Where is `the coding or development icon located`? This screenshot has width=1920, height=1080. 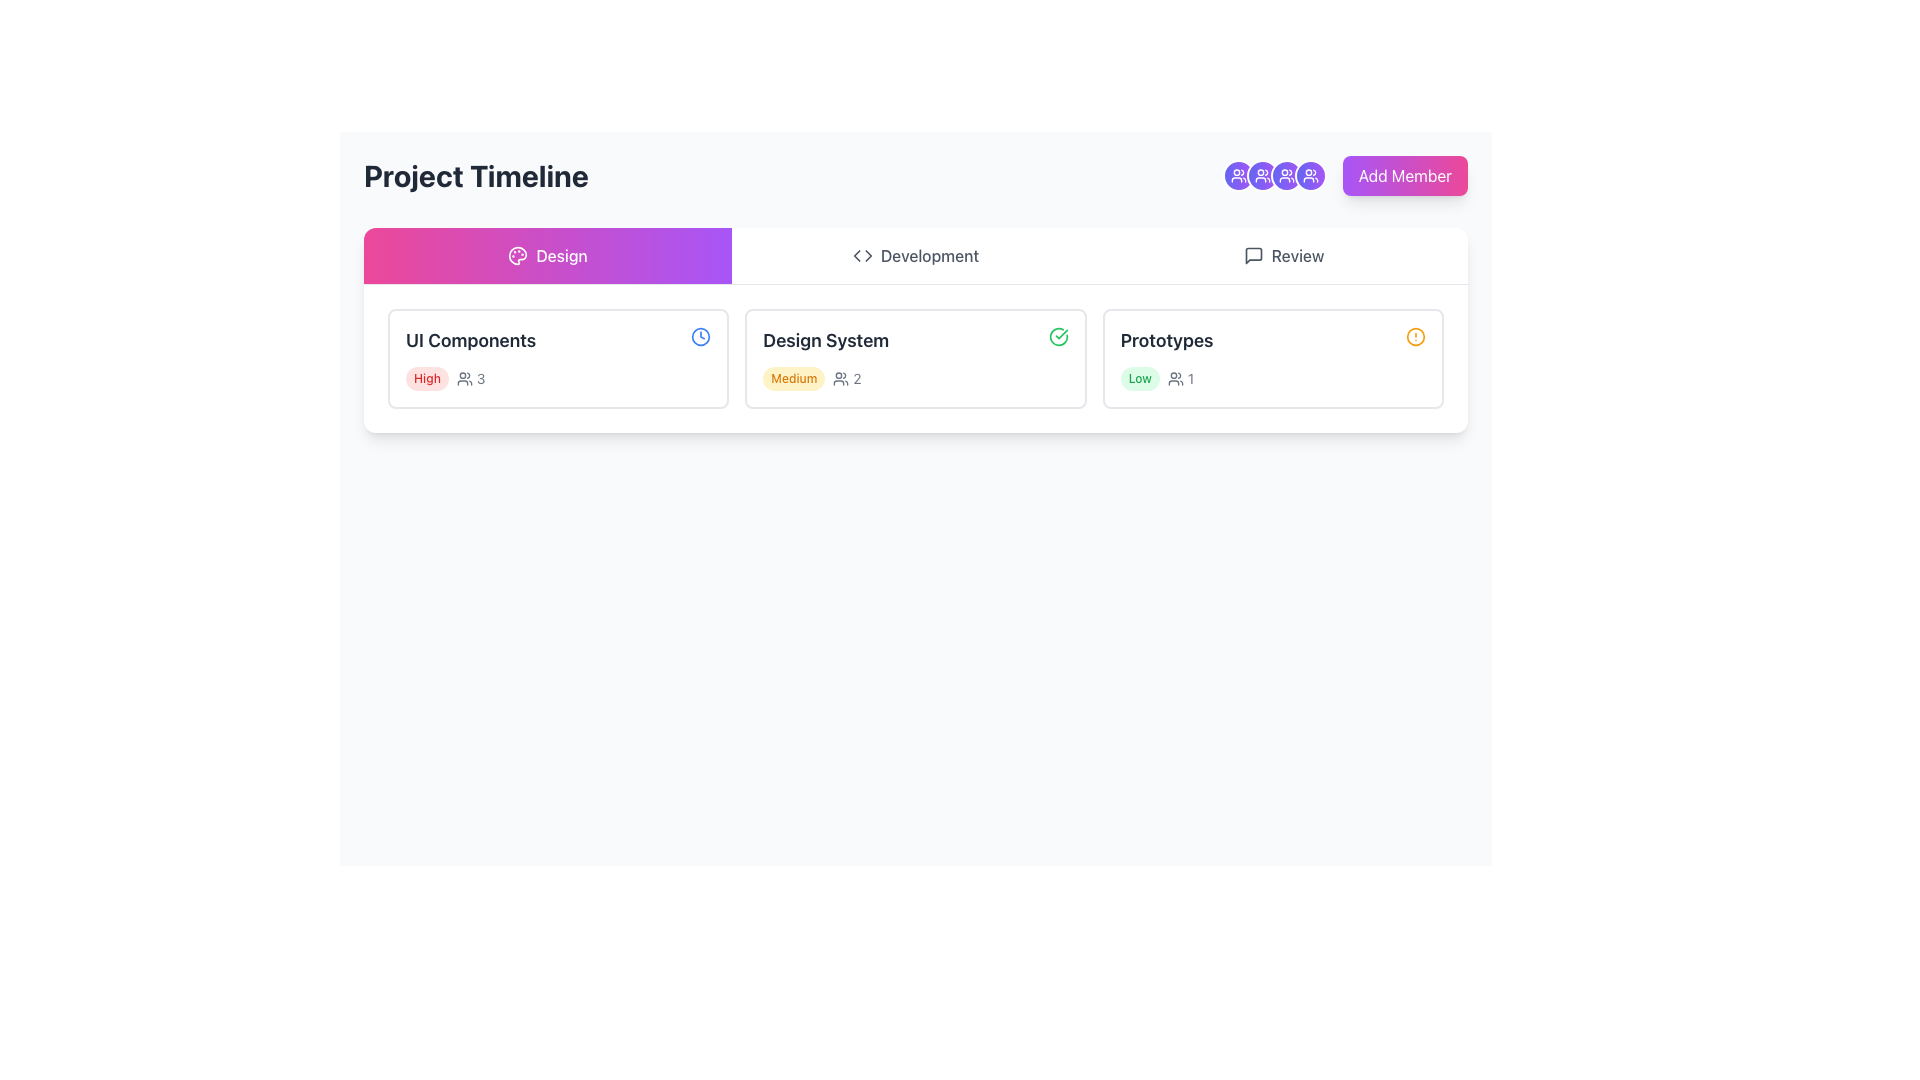 the coding or development icon located is located at coordinates (862, 254).